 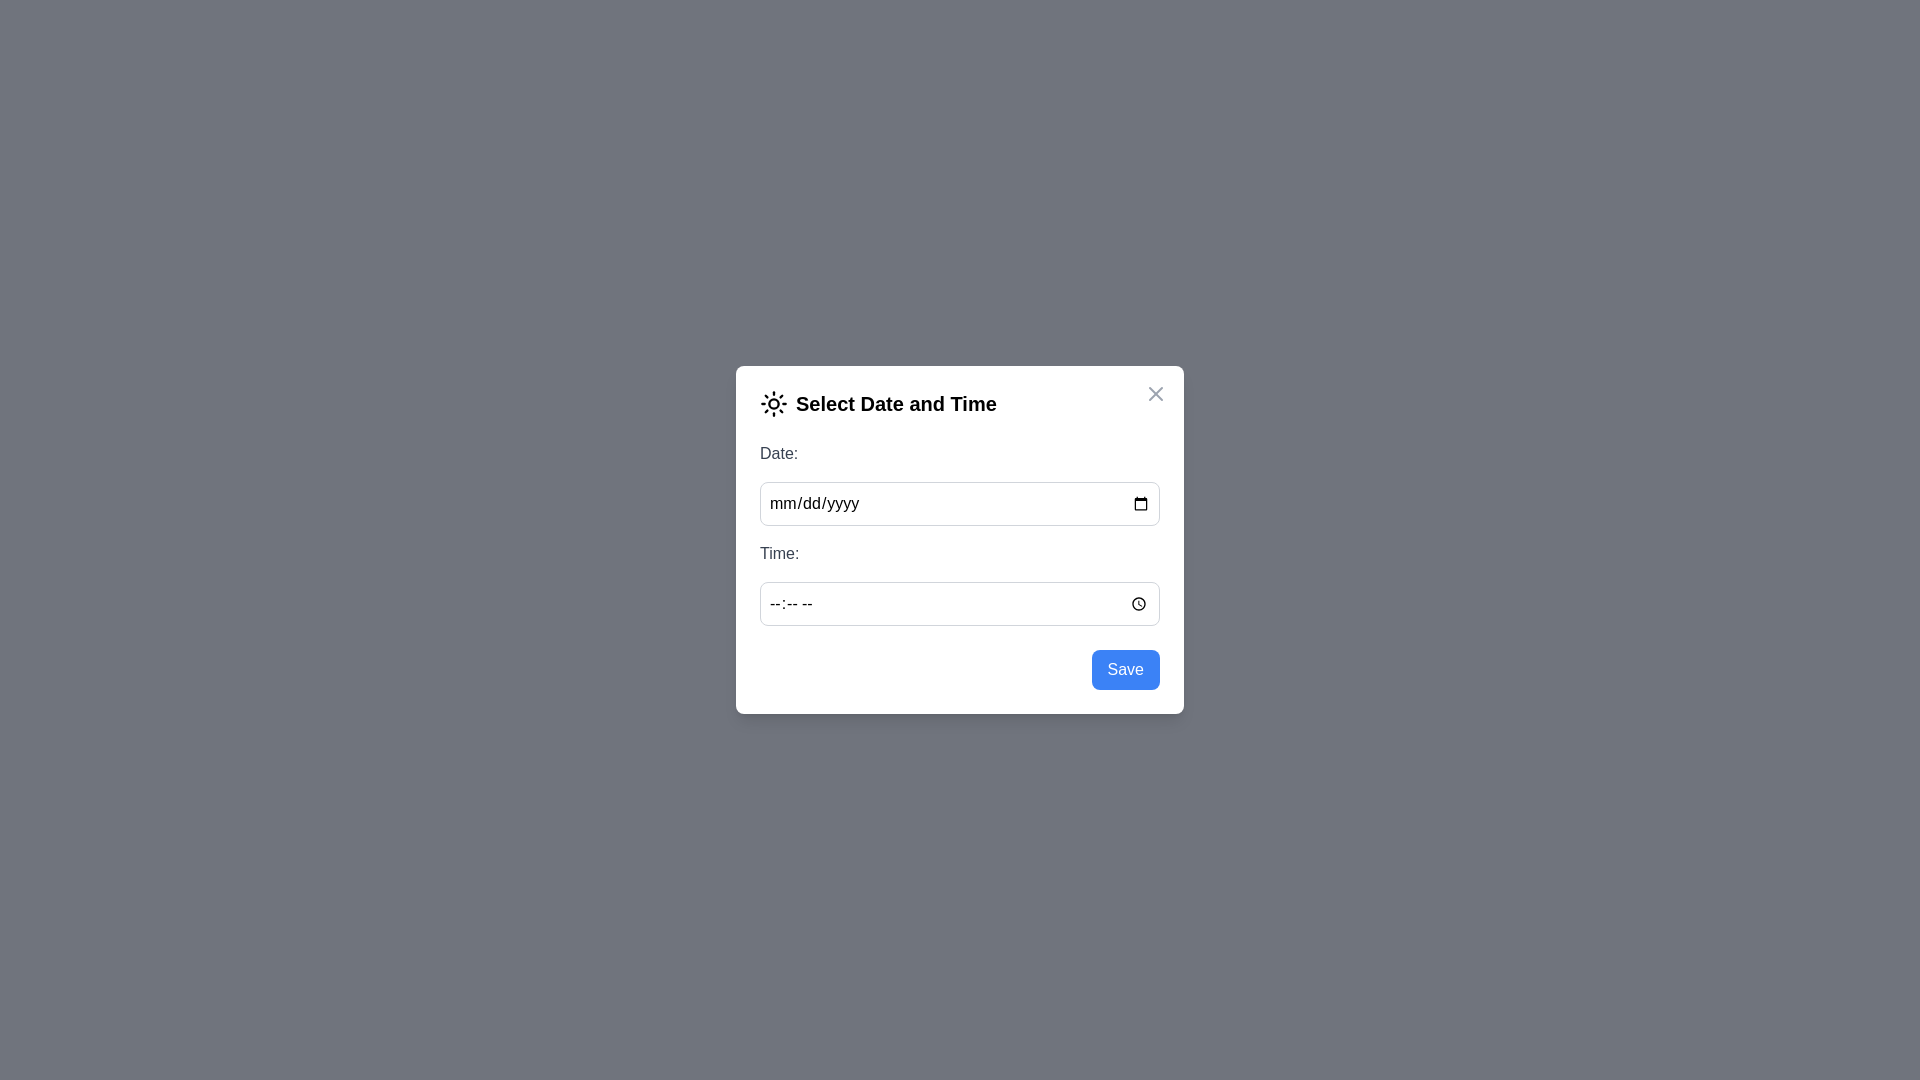 What do you see at coordinates (1125, 670) in the screenshot?
I see `the Save button to confirm the selection` at bounding box center [1125, 670].